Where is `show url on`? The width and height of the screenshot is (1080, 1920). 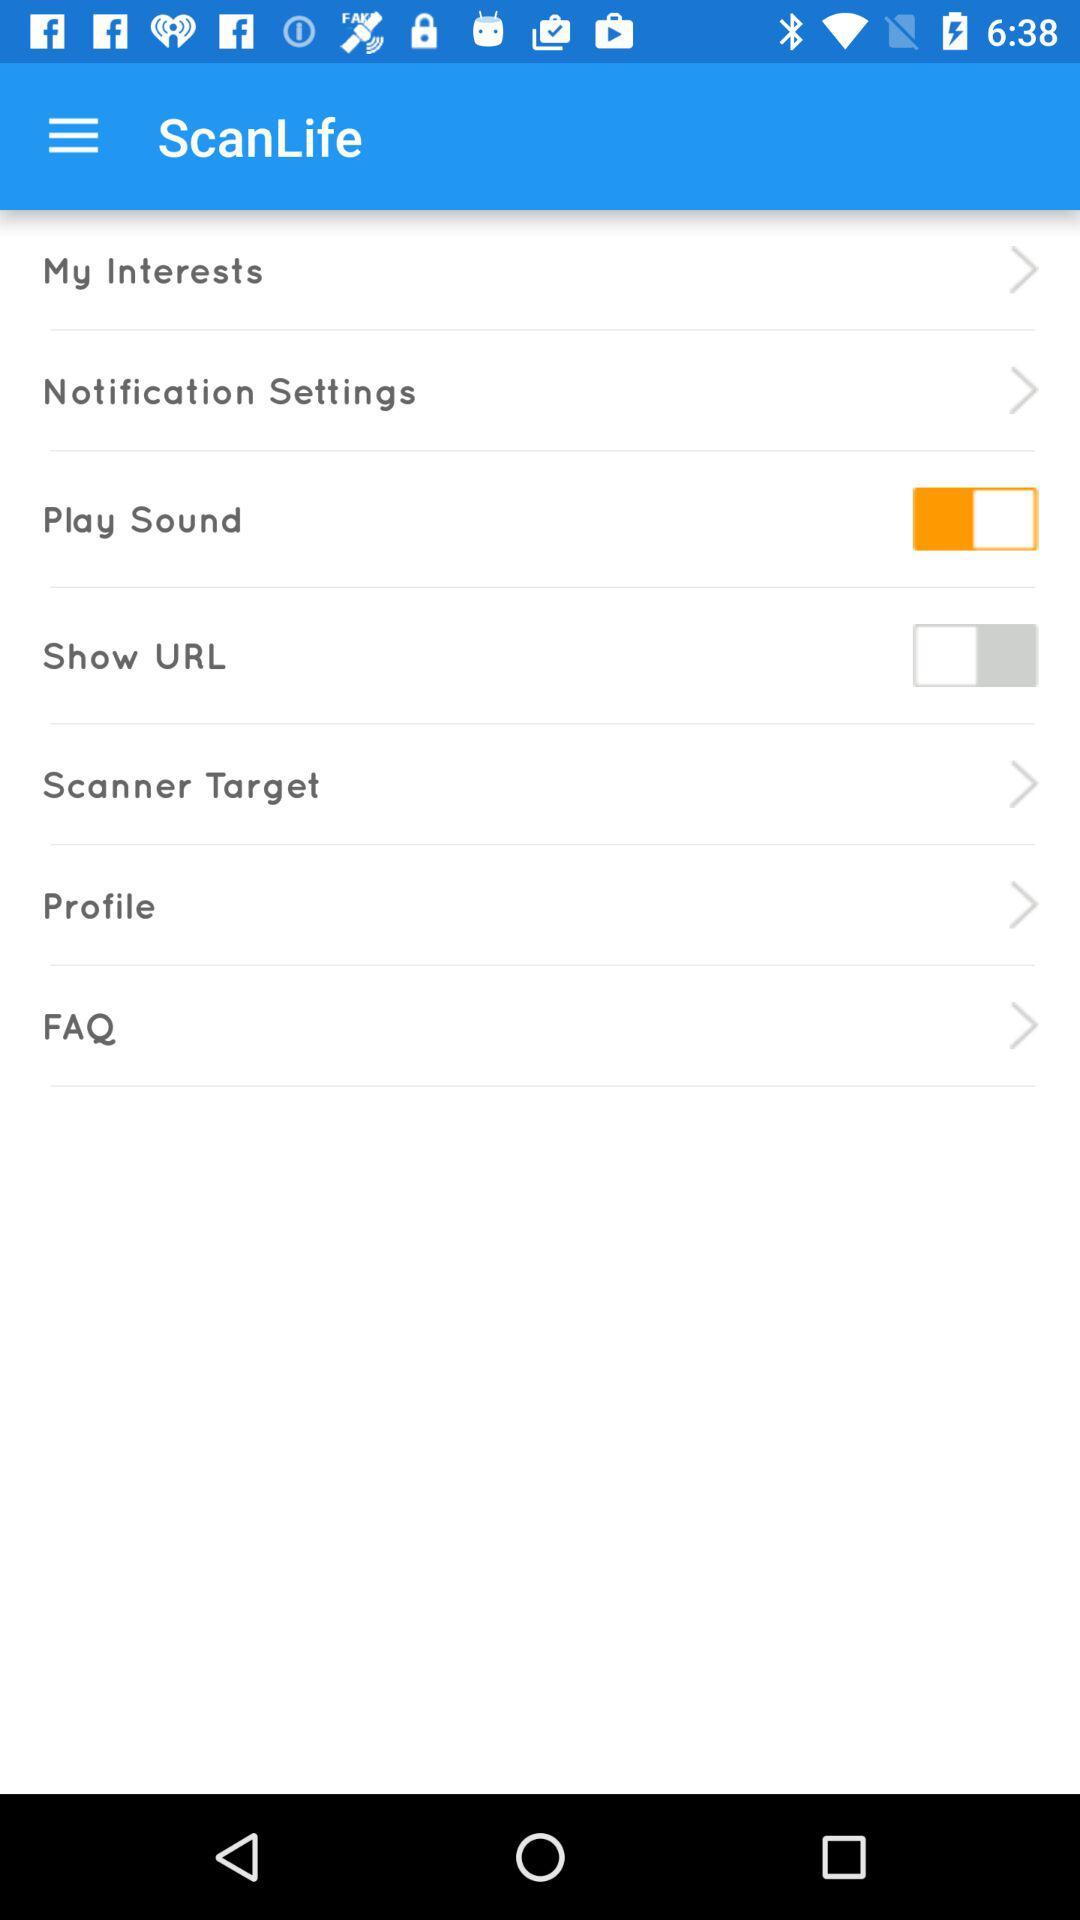
show url on is located at coordinates (974, 655).